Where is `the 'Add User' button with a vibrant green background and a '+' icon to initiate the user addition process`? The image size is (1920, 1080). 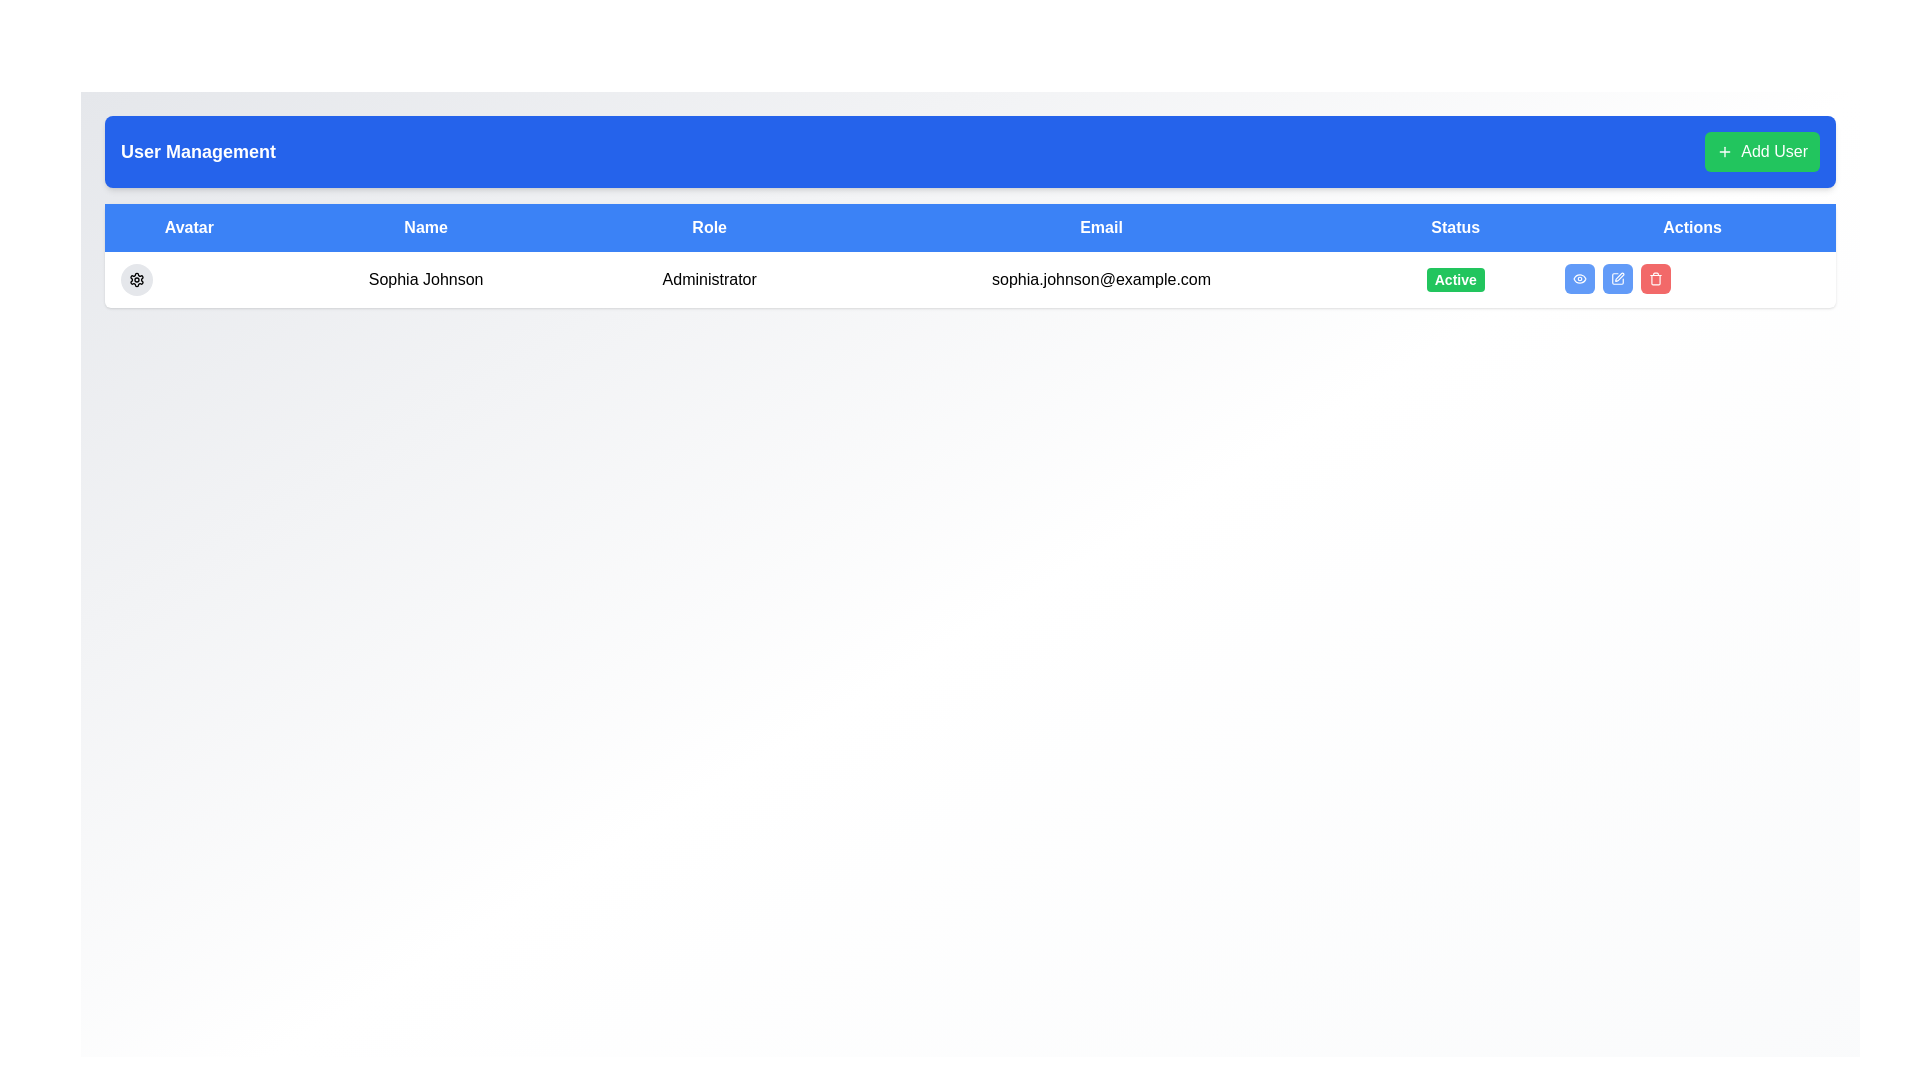 the 'Add User' button with a vibrant green background and a '+' icon to initiate the user addition process is located at coordinates (1762, 150).